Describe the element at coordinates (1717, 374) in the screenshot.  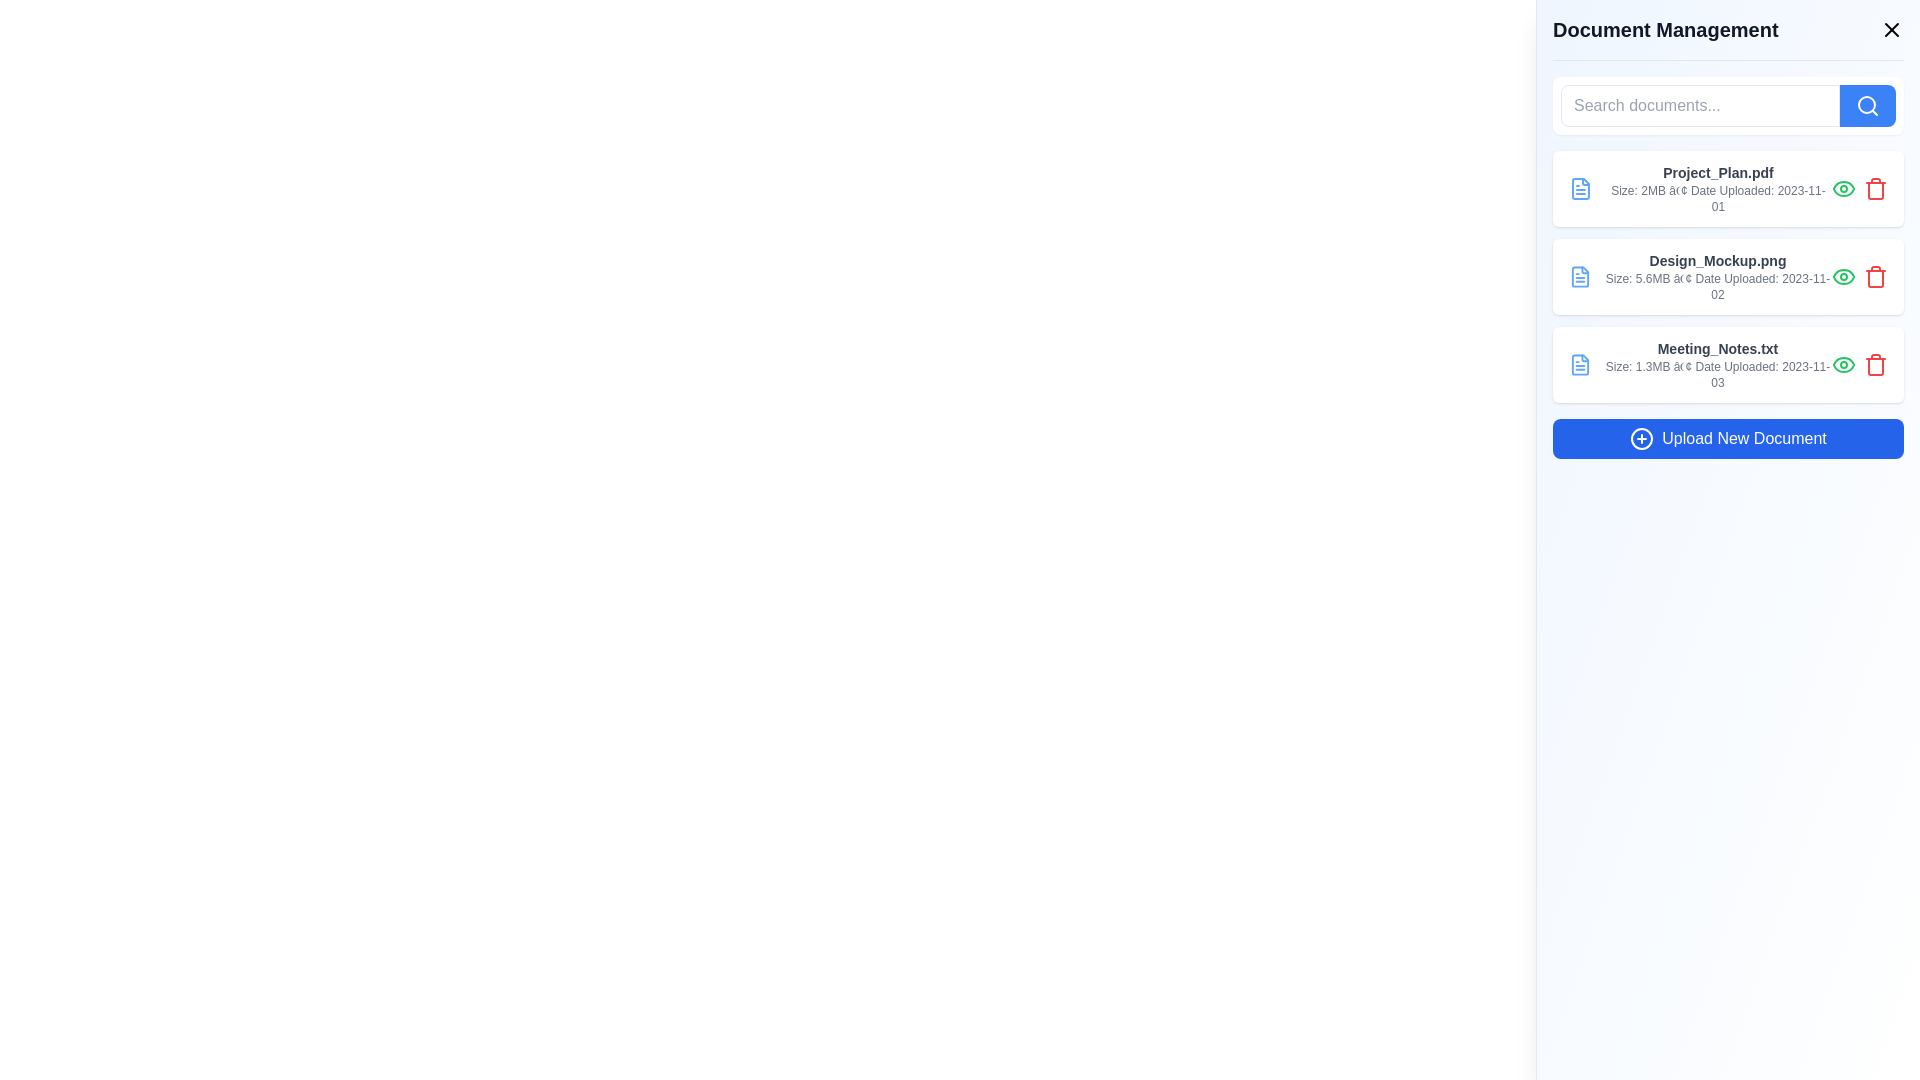
I see `the Text Label that informs users about the file's storage size and the date it was uploaded, located below the file title 'Meeting_Notes.txt'` at that location.